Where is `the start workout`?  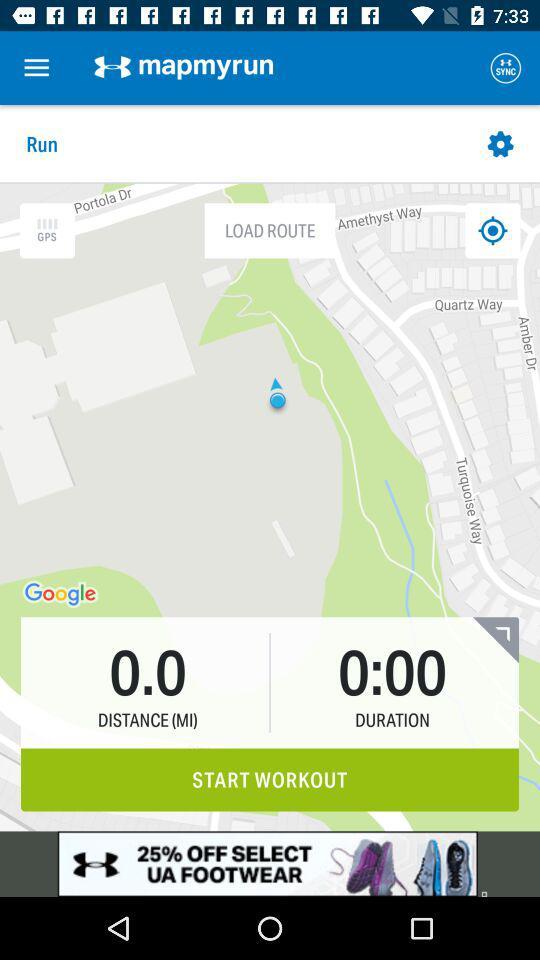 the start workout is located at coordinates (270, 779).